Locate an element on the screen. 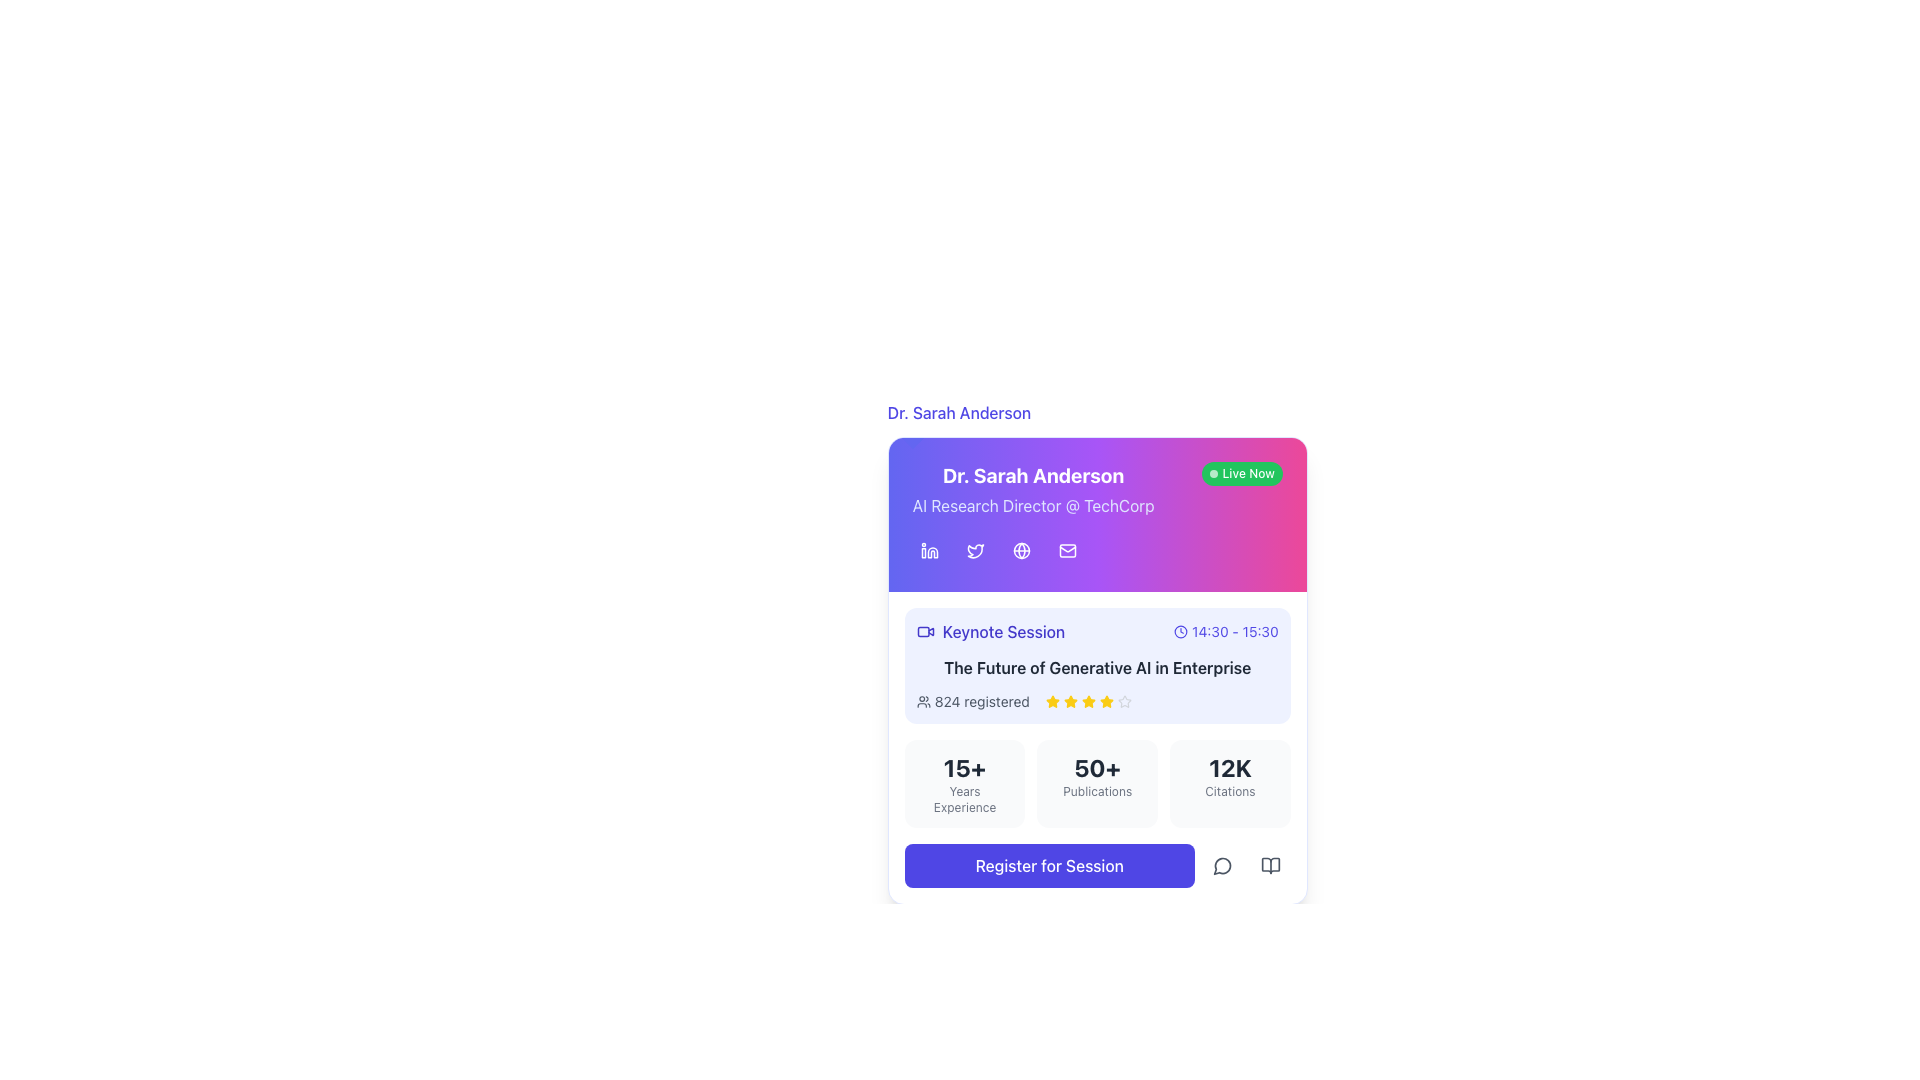 The height and width of the screenshot is (1080, 1920). the small clock icon with a circular outline located to the left of the text '14:30 - 15:30' in the upper right section of the keynote session card is located at coordinates (1181, 632).